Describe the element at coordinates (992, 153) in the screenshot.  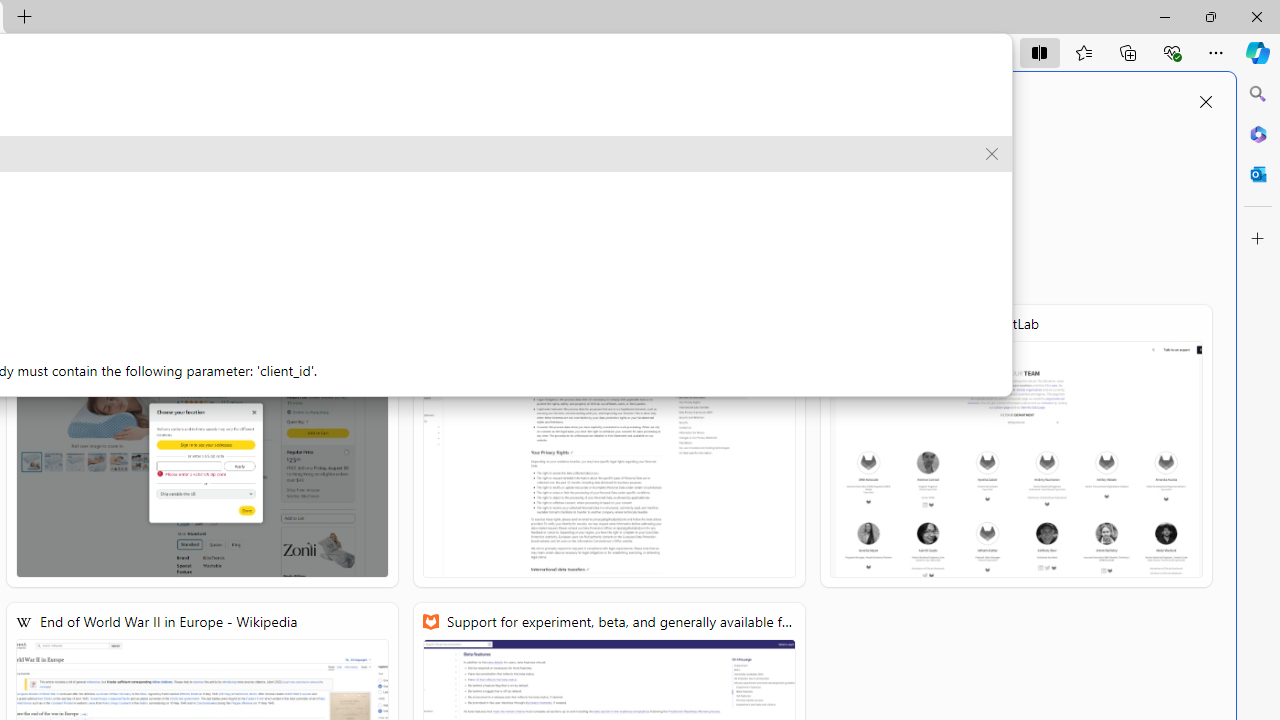
I see `'Remove suggestion'` at that location.